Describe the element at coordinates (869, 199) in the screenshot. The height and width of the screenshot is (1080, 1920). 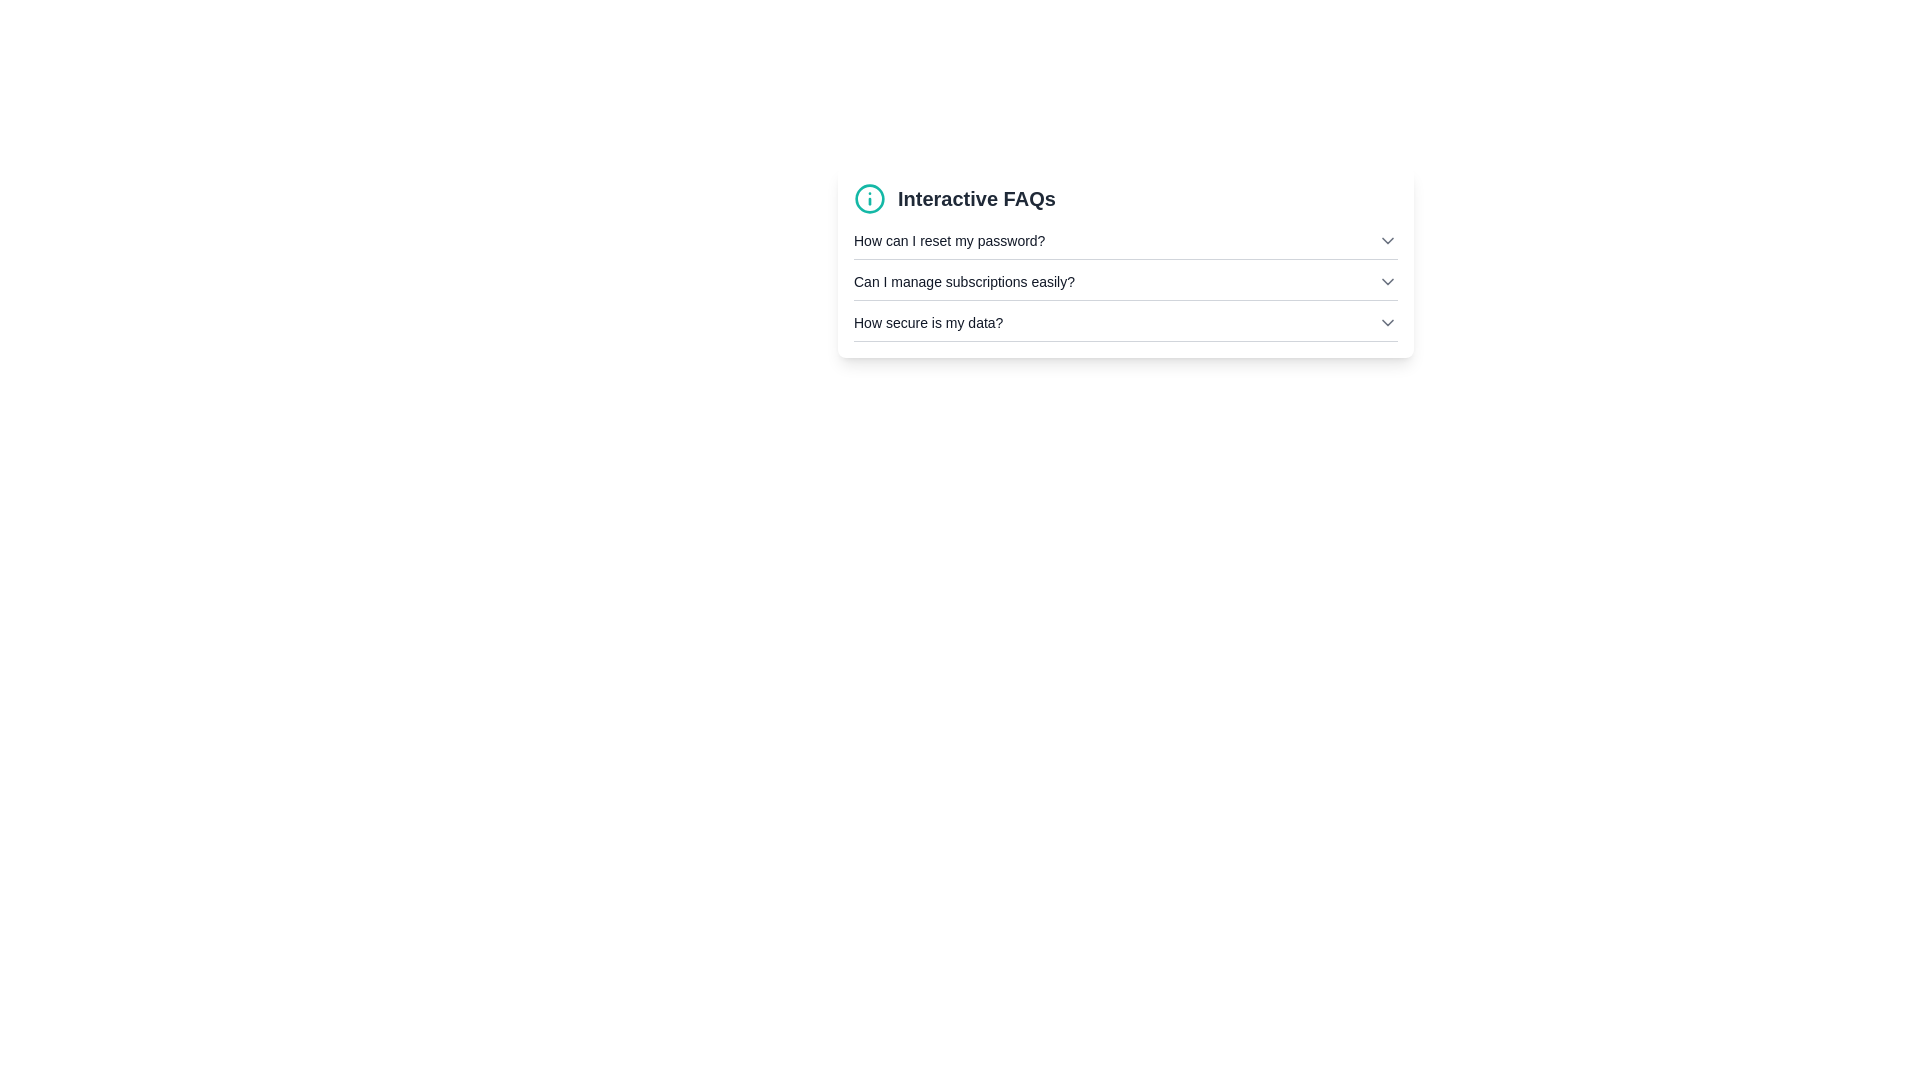
I see `the teal circular icon containing an 'i' symbol, located to the left of the 'Interactive FAQs' text at the top of the card, to trigger tooltip or highlight effects` at that location.